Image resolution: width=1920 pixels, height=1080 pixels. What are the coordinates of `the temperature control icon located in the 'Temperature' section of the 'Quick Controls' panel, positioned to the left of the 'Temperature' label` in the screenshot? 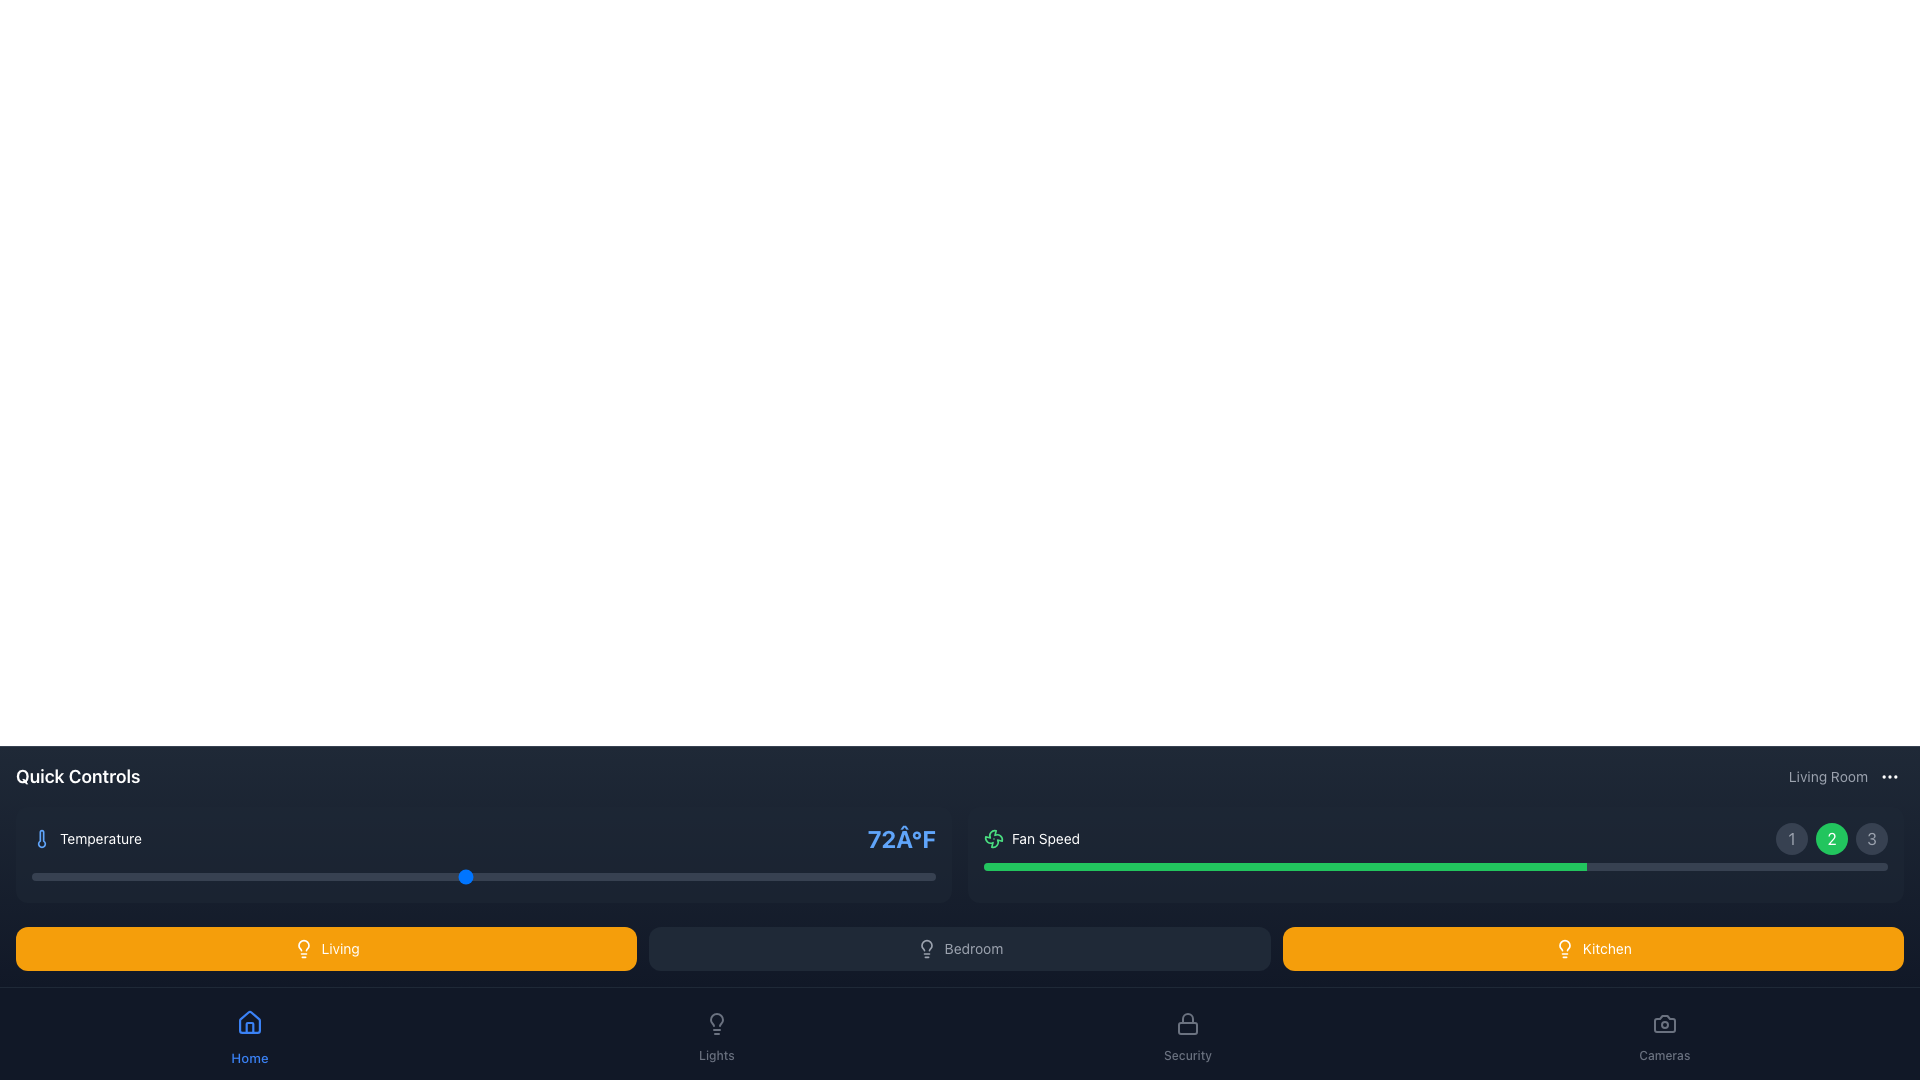 It's located at (42, 839).